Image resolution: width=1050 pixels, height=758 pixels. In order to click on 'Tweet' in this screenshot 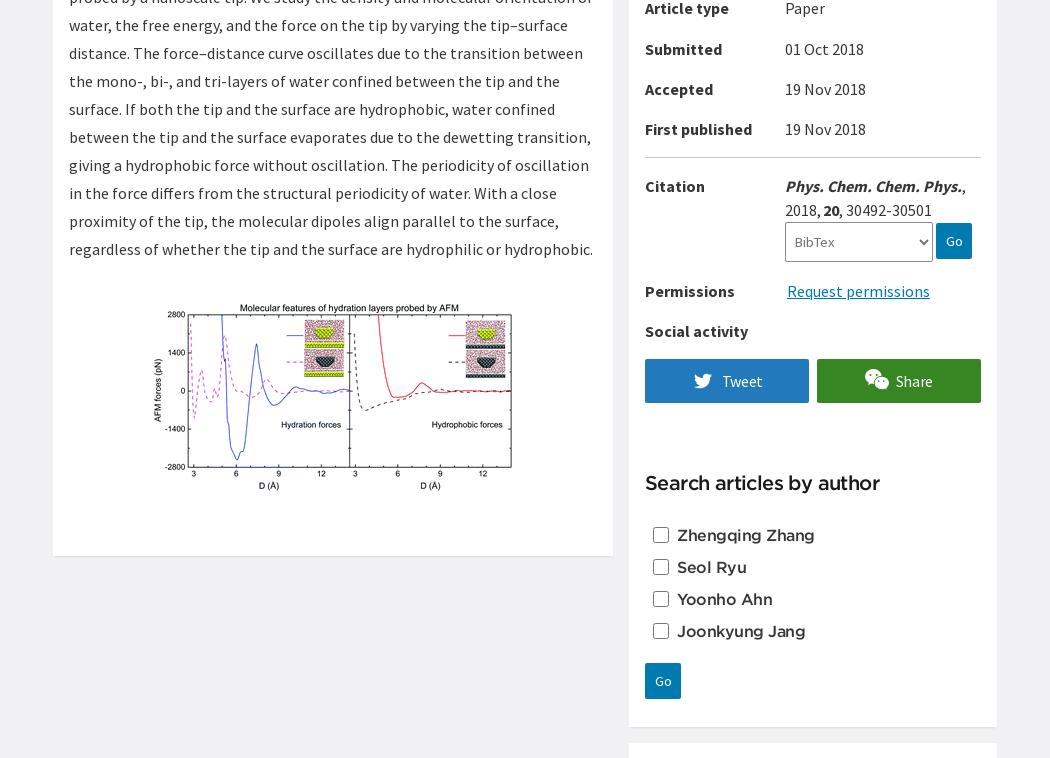, I will do `click(720, 379)`.